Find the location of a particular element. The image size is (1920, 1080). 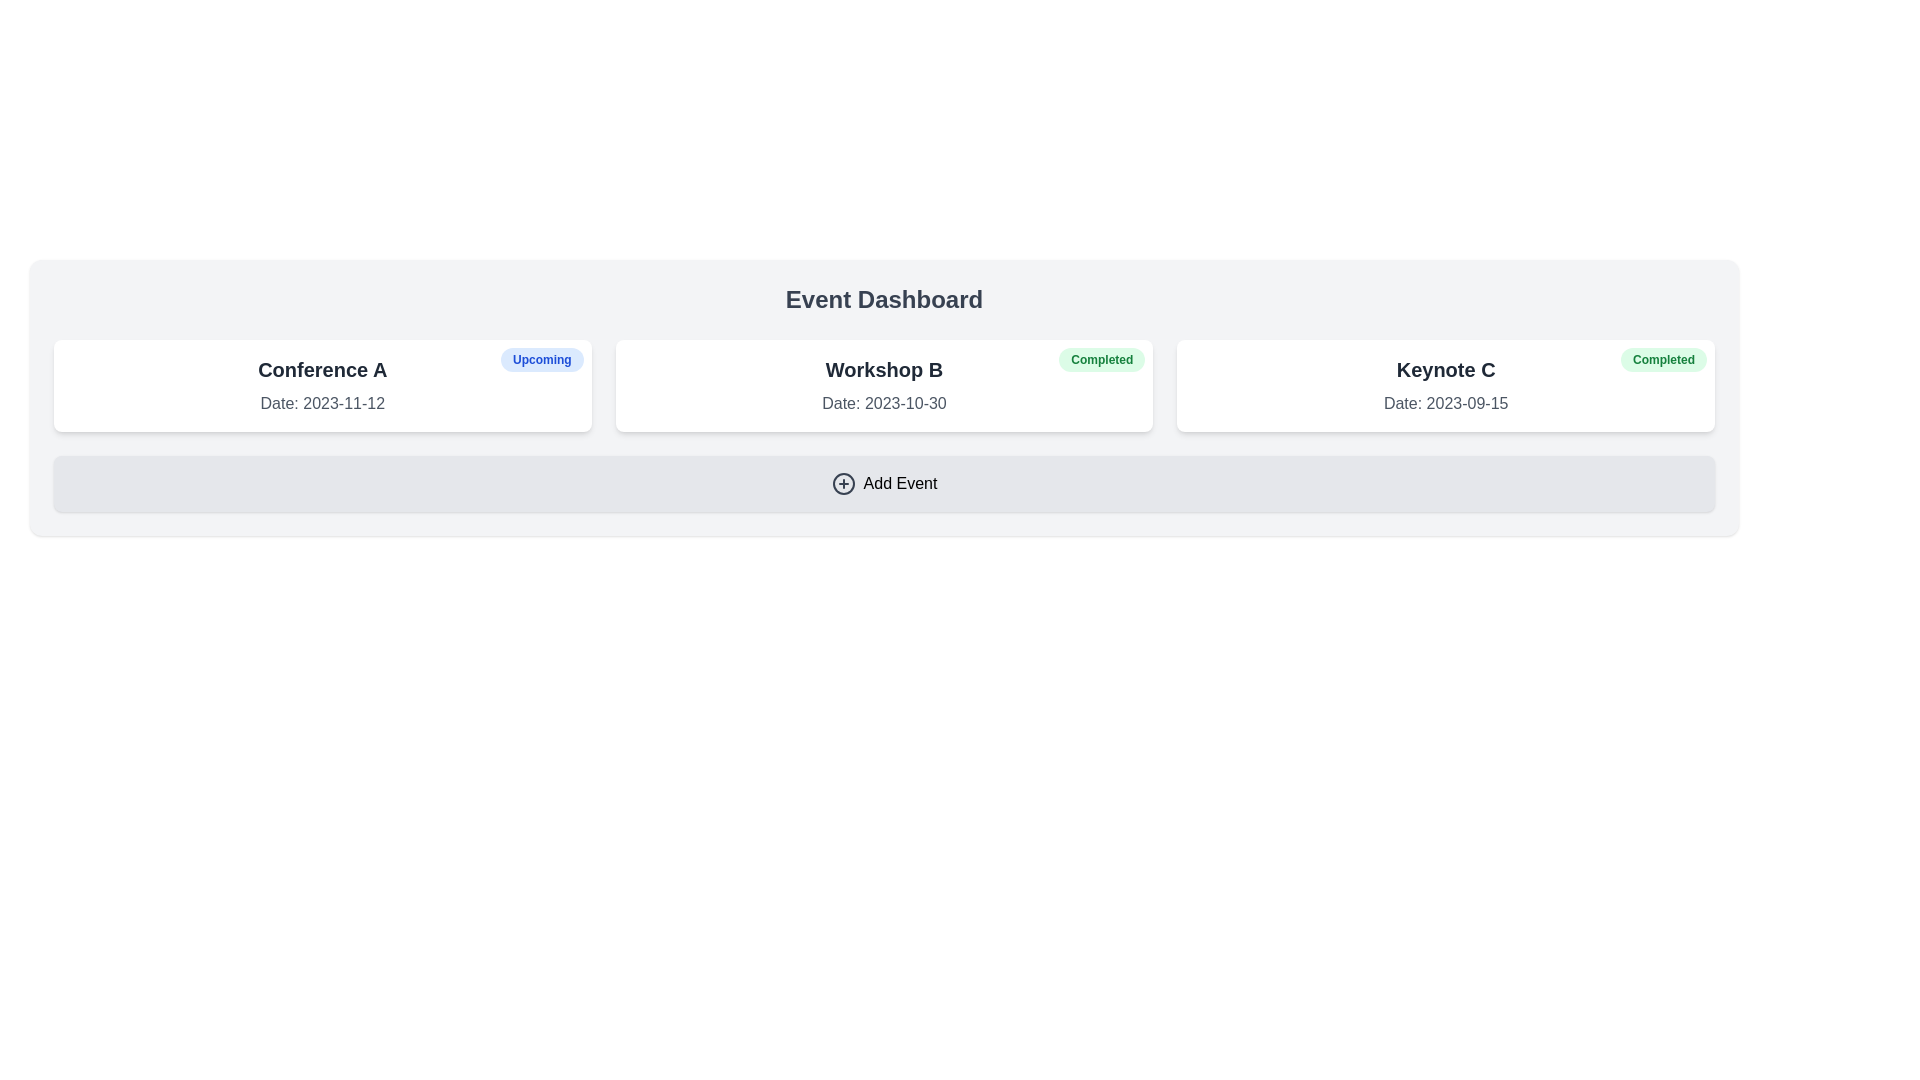

the date label located below the title 'Conference A' in the top-left card of the grouped layout is located at coordinates (322, 404).